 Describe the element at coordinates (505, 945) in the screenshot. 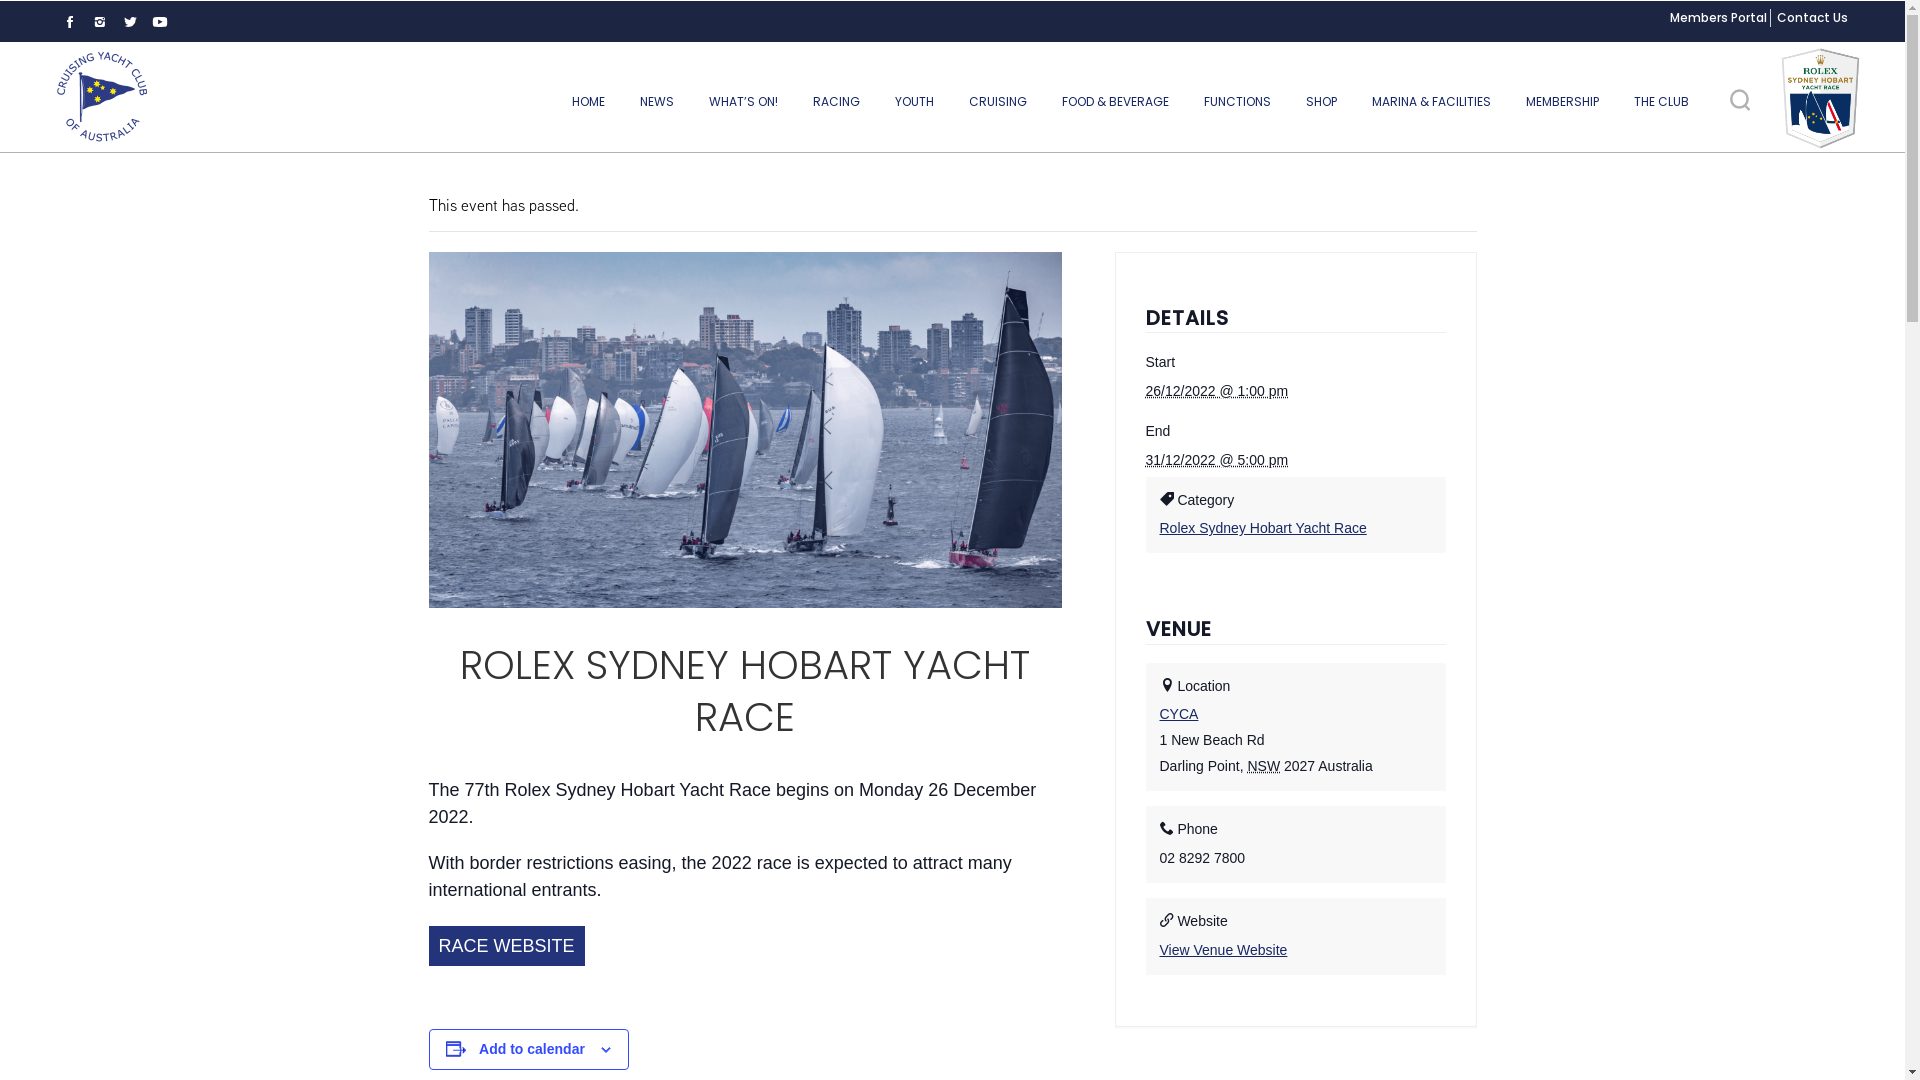

I see `'RACE WEBSITE'` at that location.